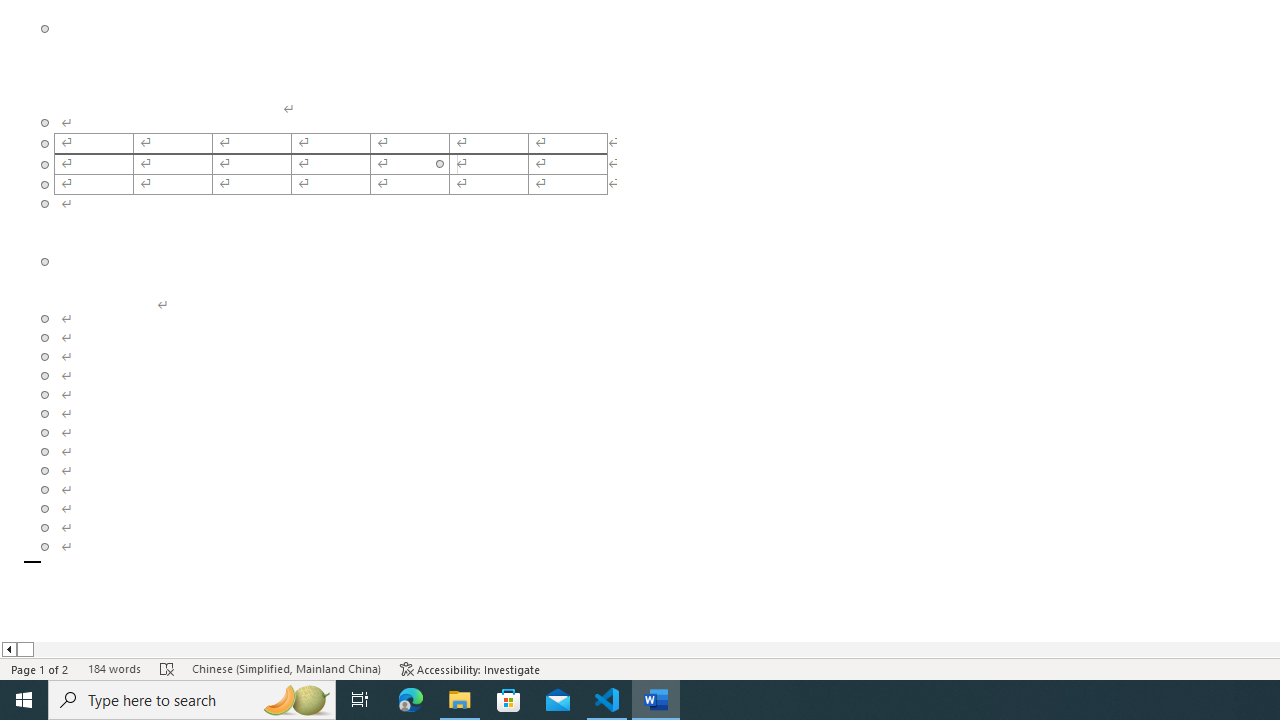  What do you see at coordinates (40, 669) in the screenshot?
I see `'Page Number Page 1 of 2'` at bounding box center [40, 669].